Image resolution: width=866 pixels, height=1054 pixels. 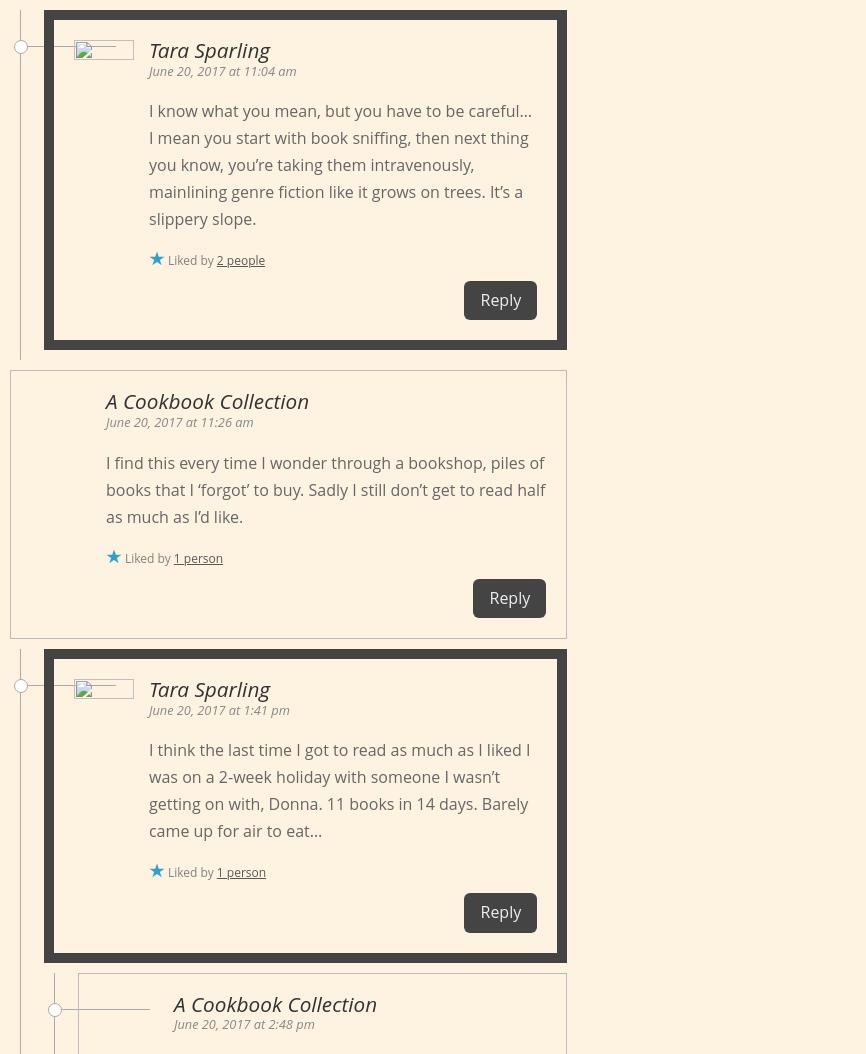 What do you see at coordinates (324, 487) in the screenshot?
I see `'I find this every time I wonder through a bookshop, piles of books that I ‘forgot’ to buy. Sadly I still don’t get to read half as much as I’d like.'` at bounding box center [324, 487].